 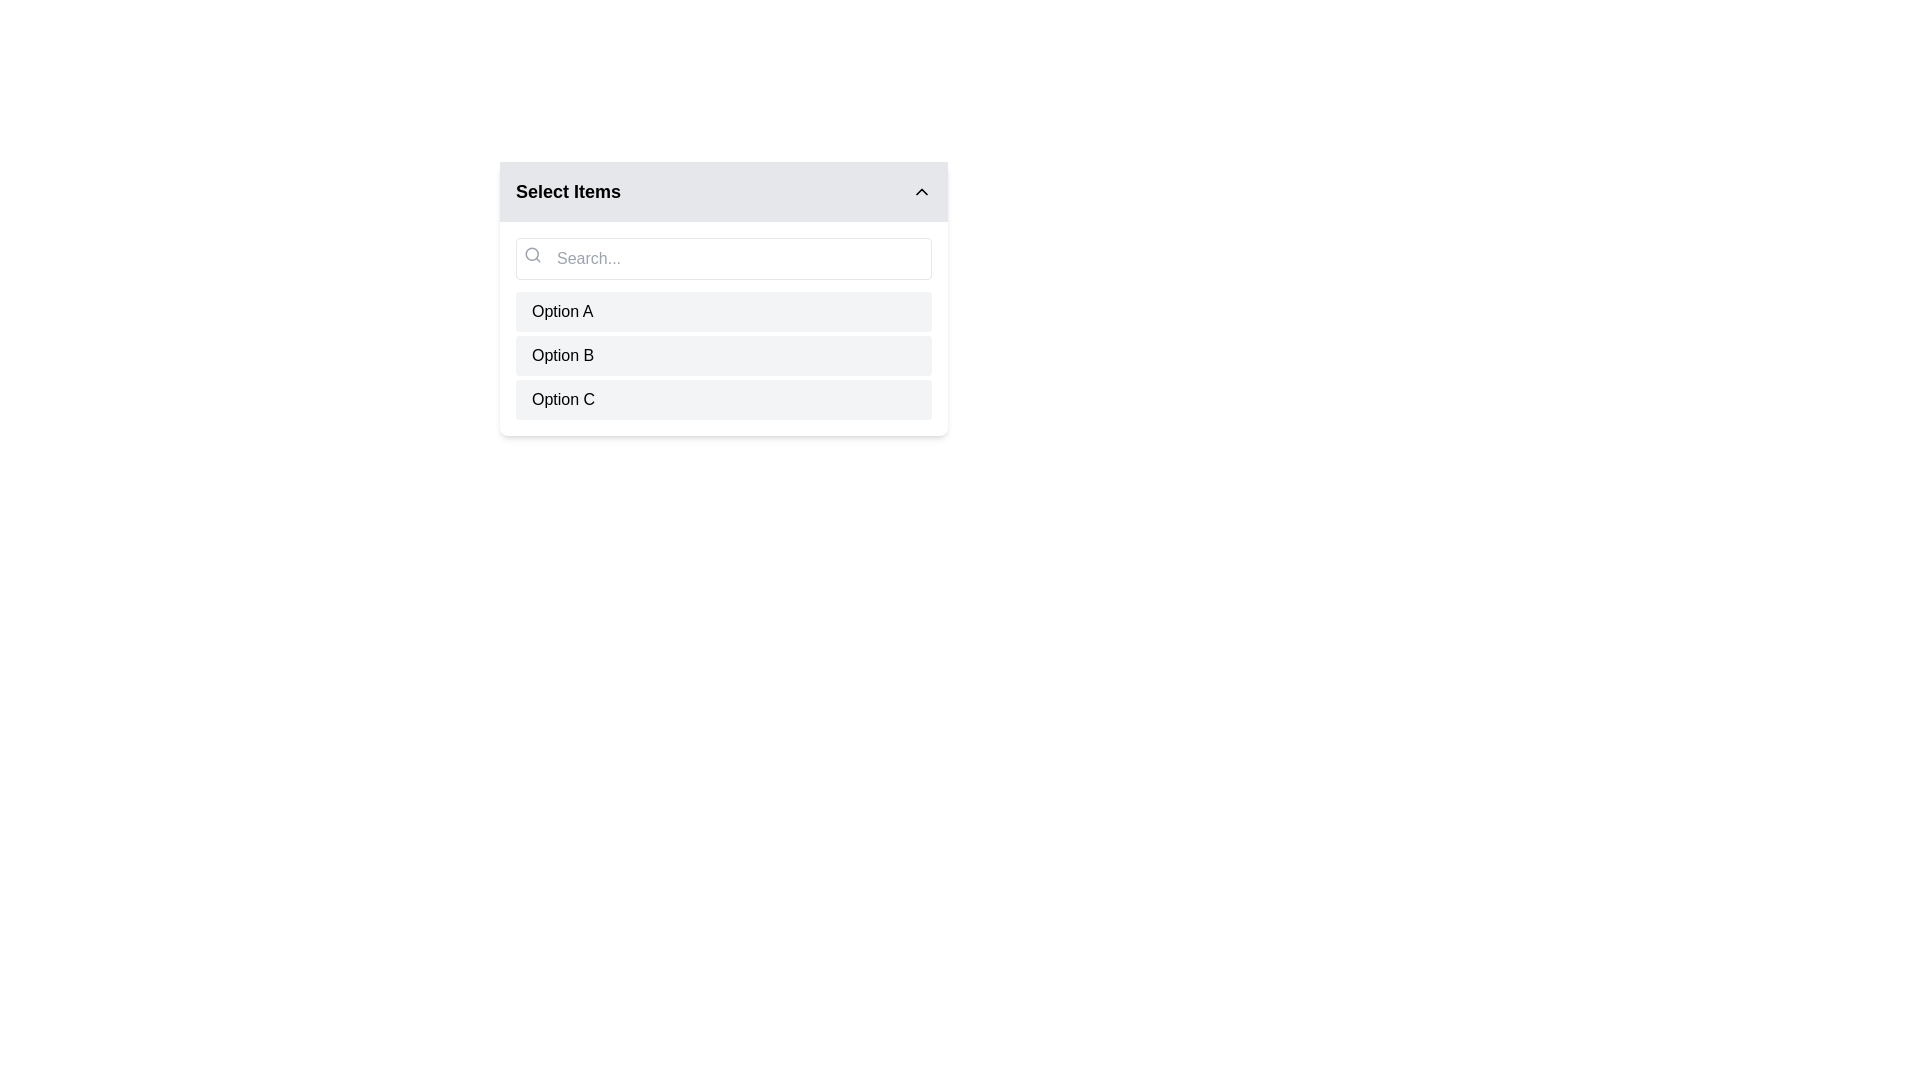 I want to click on the second item in a vertically-stacked list of three options labeled 'Option A', 'Option B', and 'Option C', which is positioned centrally under a search field, so click(x=723, y=354).